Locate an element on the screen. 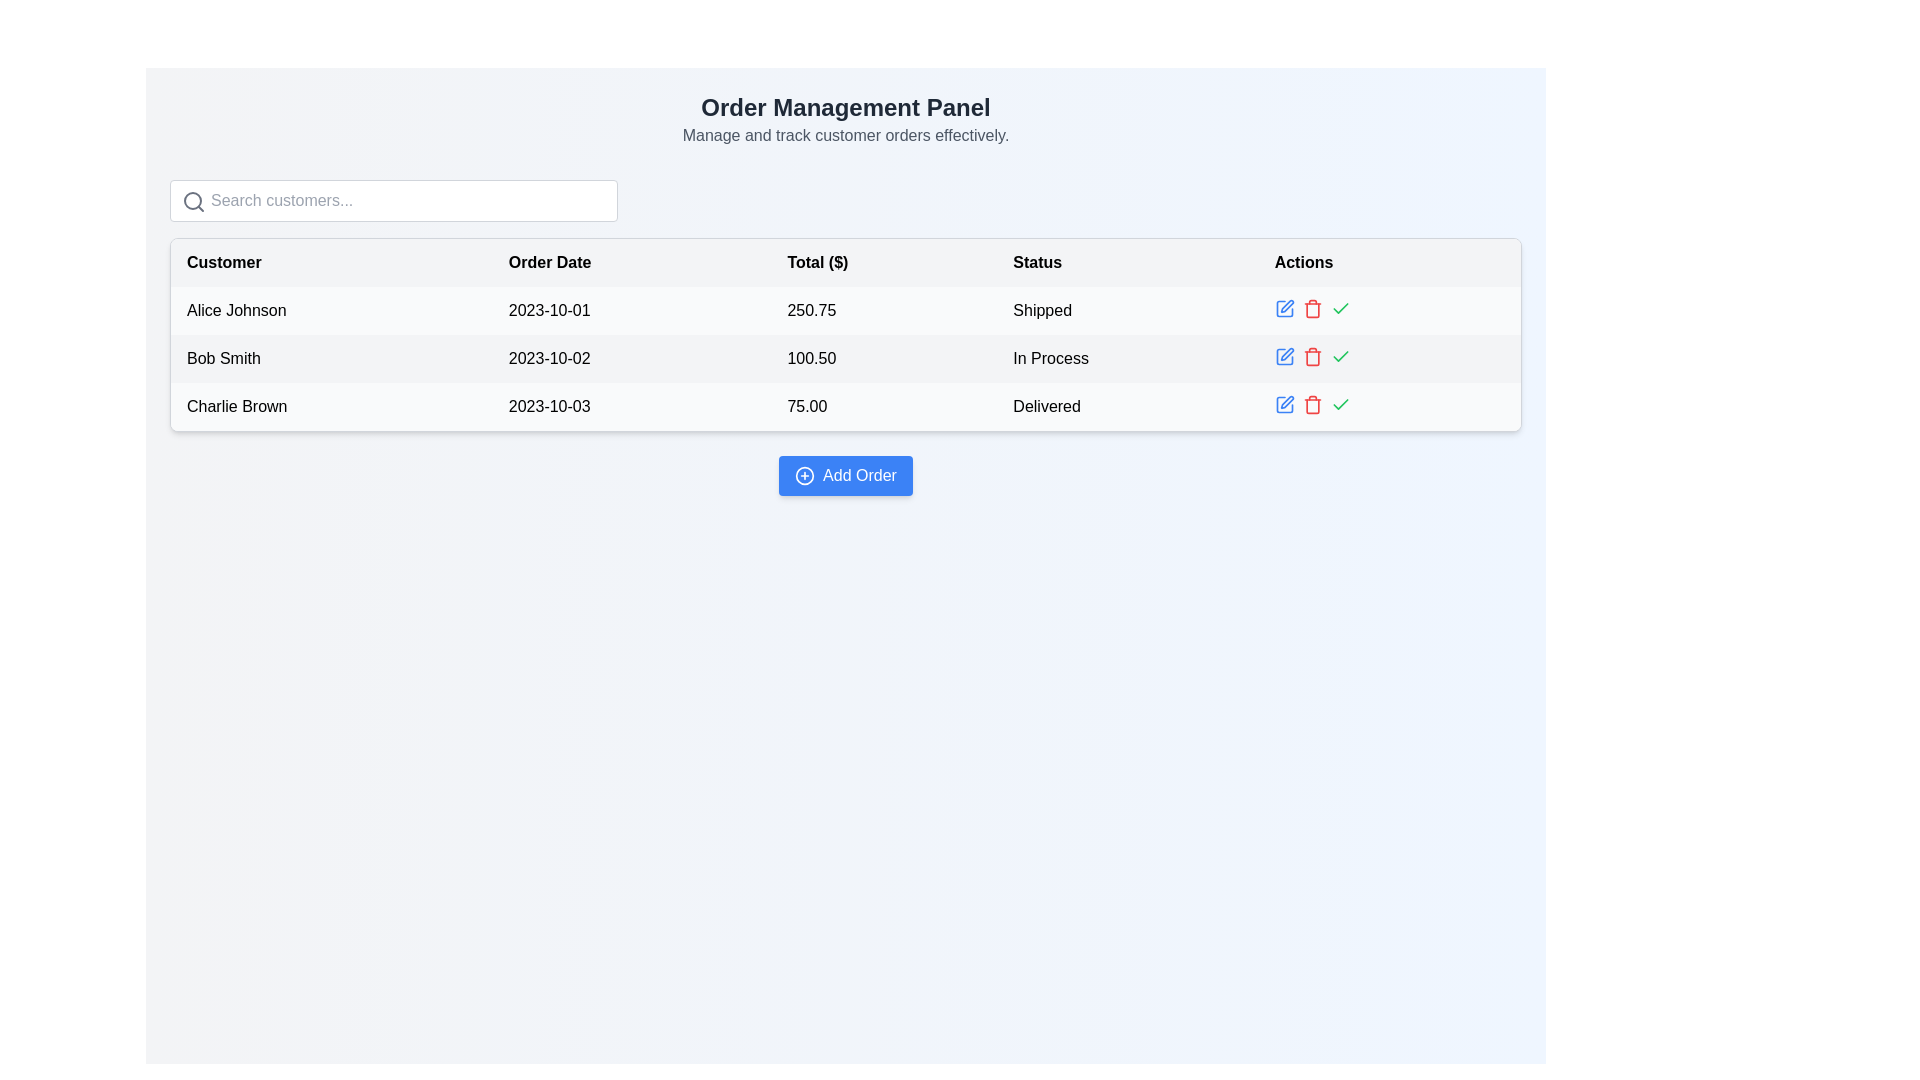 This screenshot has height=1080, width=1920. the circle graphical element that is centrally located within the 'Add Order' button, which is below the customer orders table is located at coordinates (805, 475).